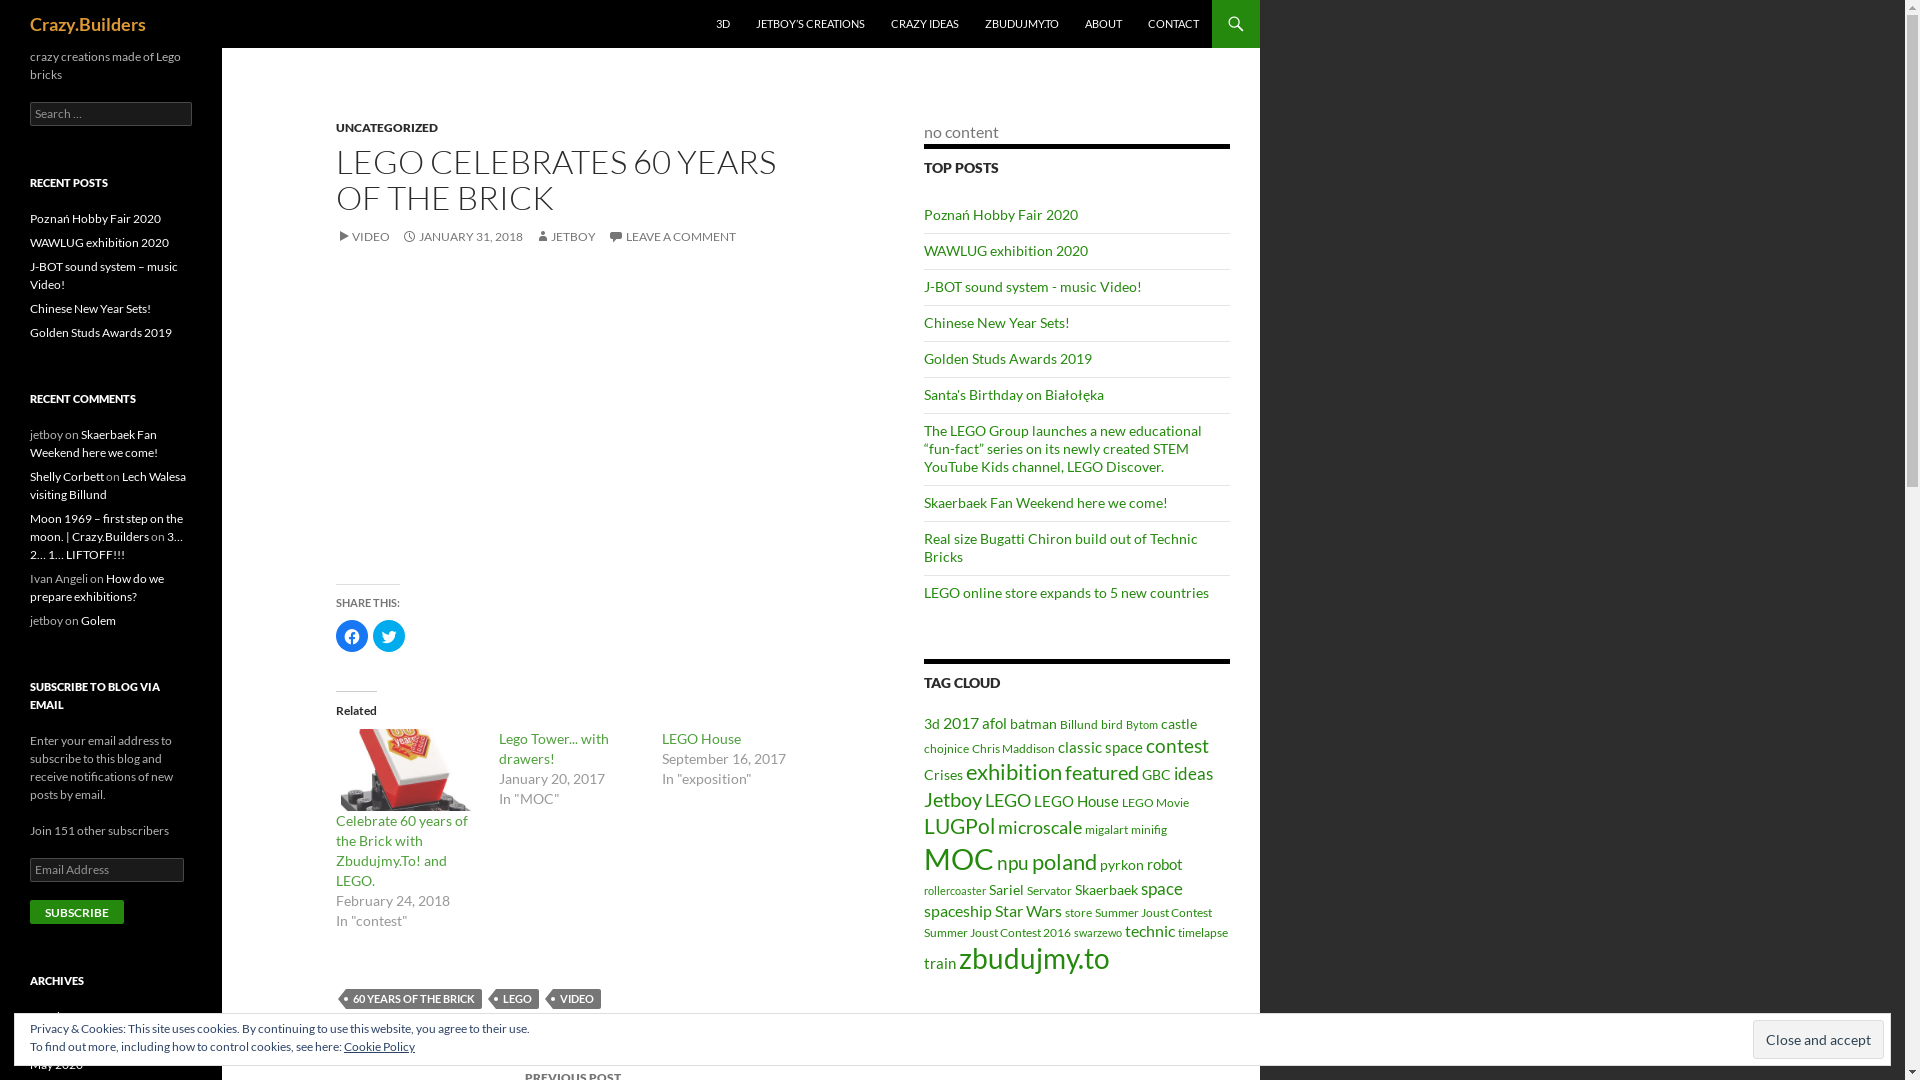 The image size is (1920, 1080). What do you see at coordinates (38, 11) in the screenshot?
I see `'Search'` at bounding box center [38, 11].